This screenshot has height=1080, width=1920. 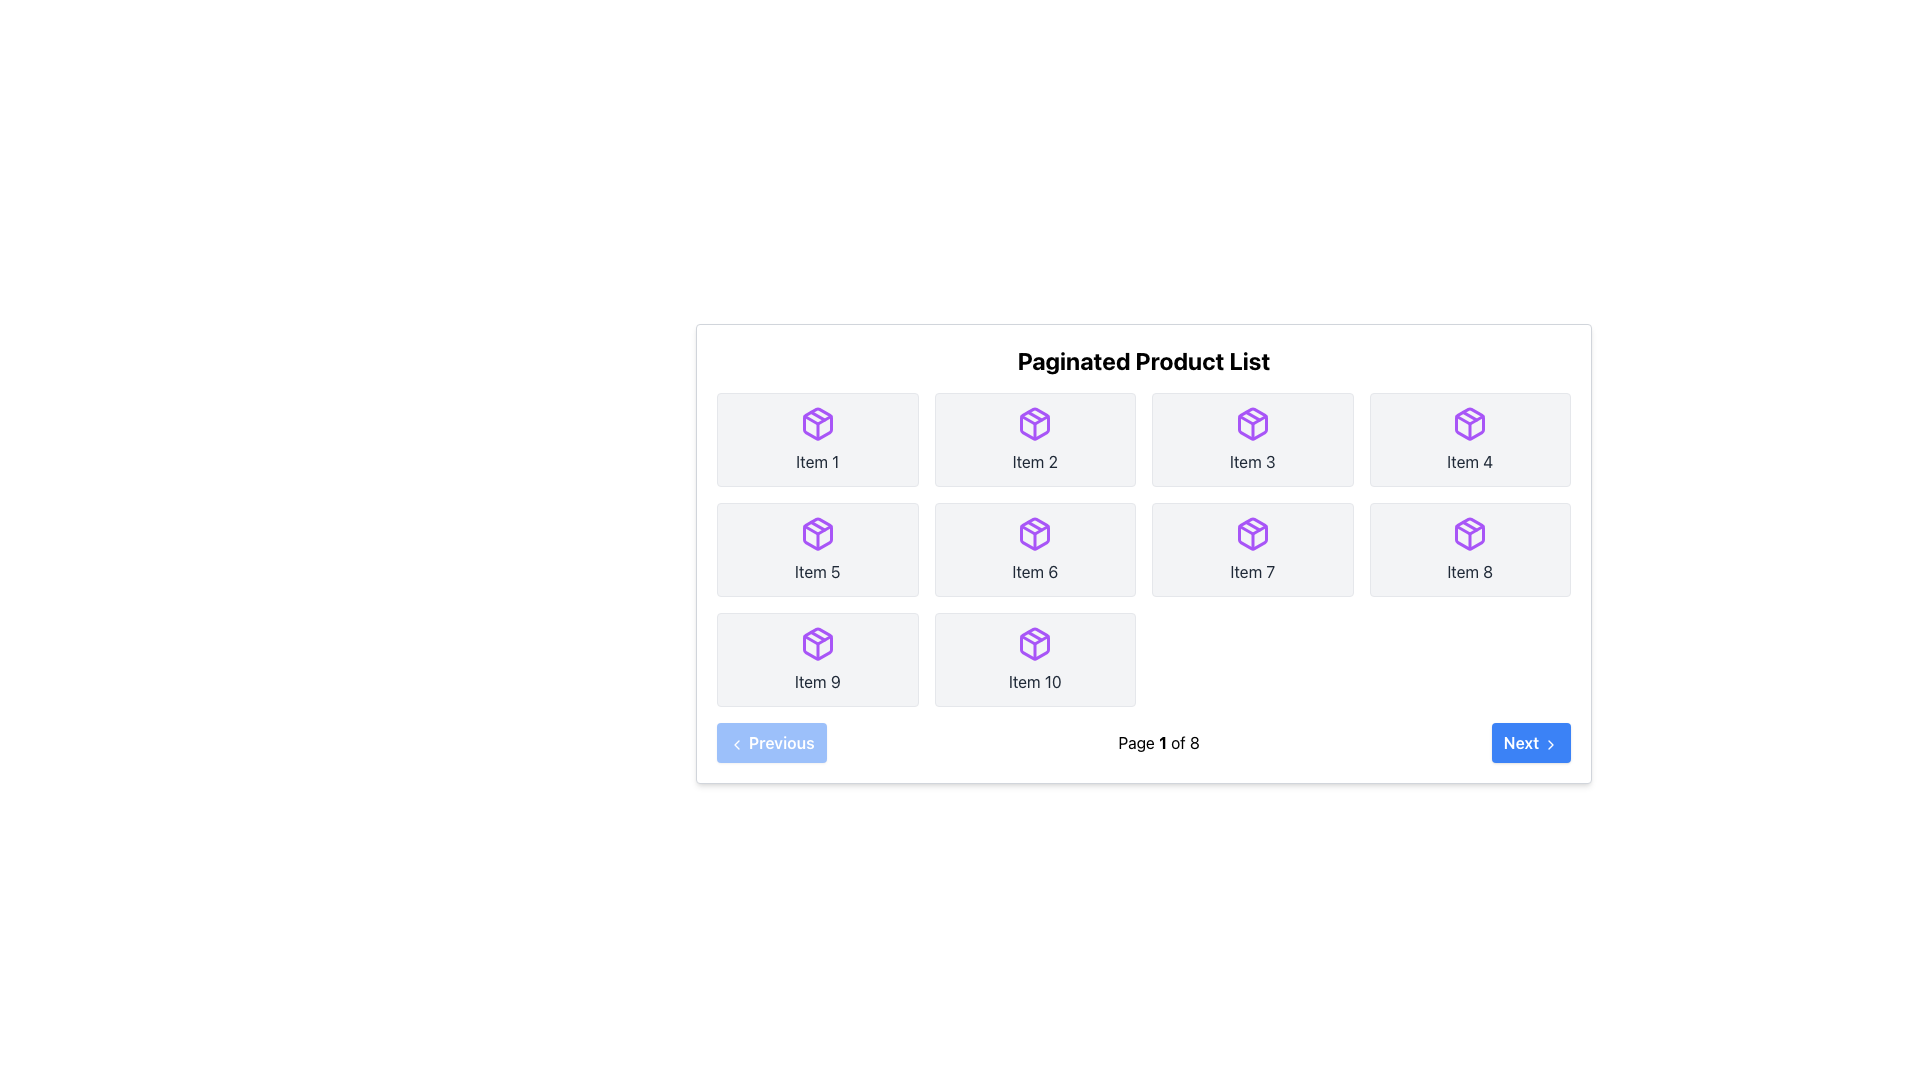 What do you see at coordinates (1035, 681) in the screenshot?
I see `the label displaying 'Item 10', which is styled in dark gray and located at the bottom of the tenth item in a grid of products` at bounding box center [1035, 681].